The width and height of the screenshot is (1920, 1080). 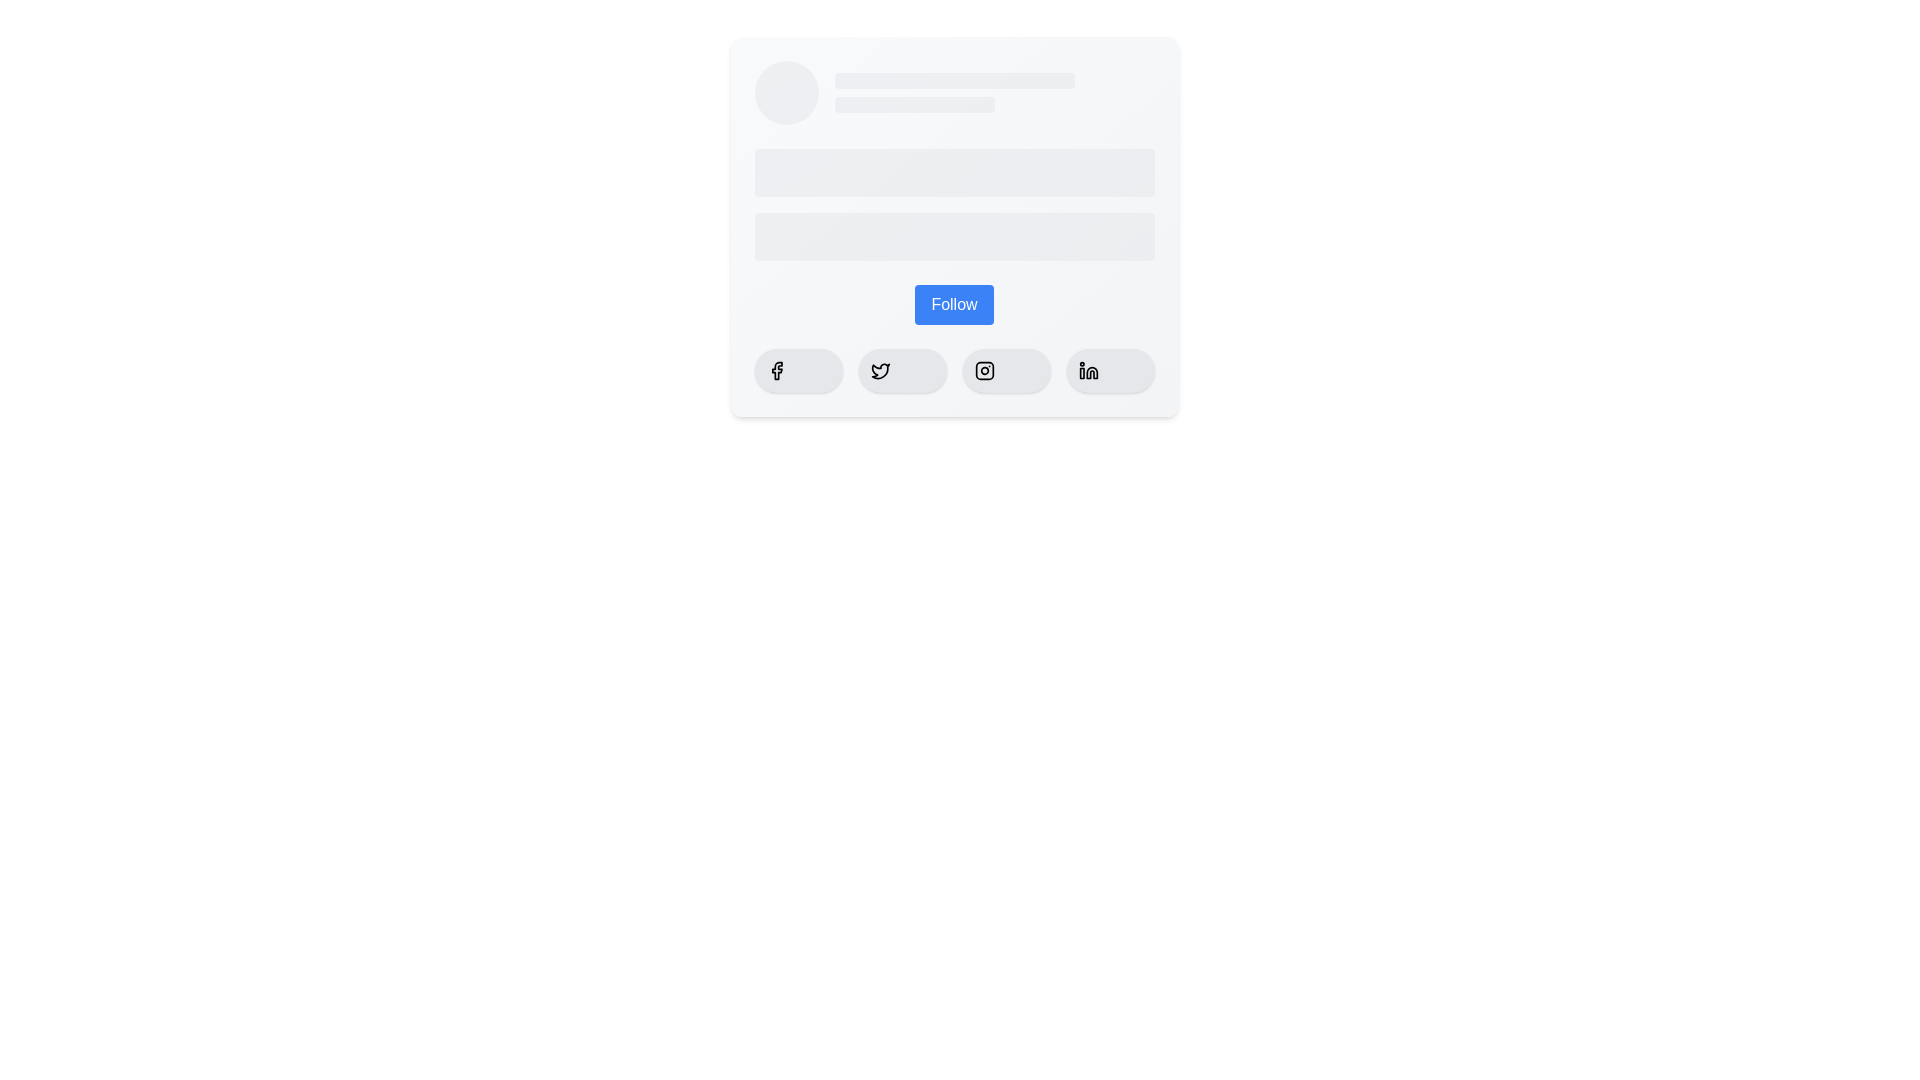 I want to click on the Facebook logo icon, which is a small, minimalistic icon located at the far-left position in a row of social media icons beneath the 'Follow' button, so click(x=775, y=370).